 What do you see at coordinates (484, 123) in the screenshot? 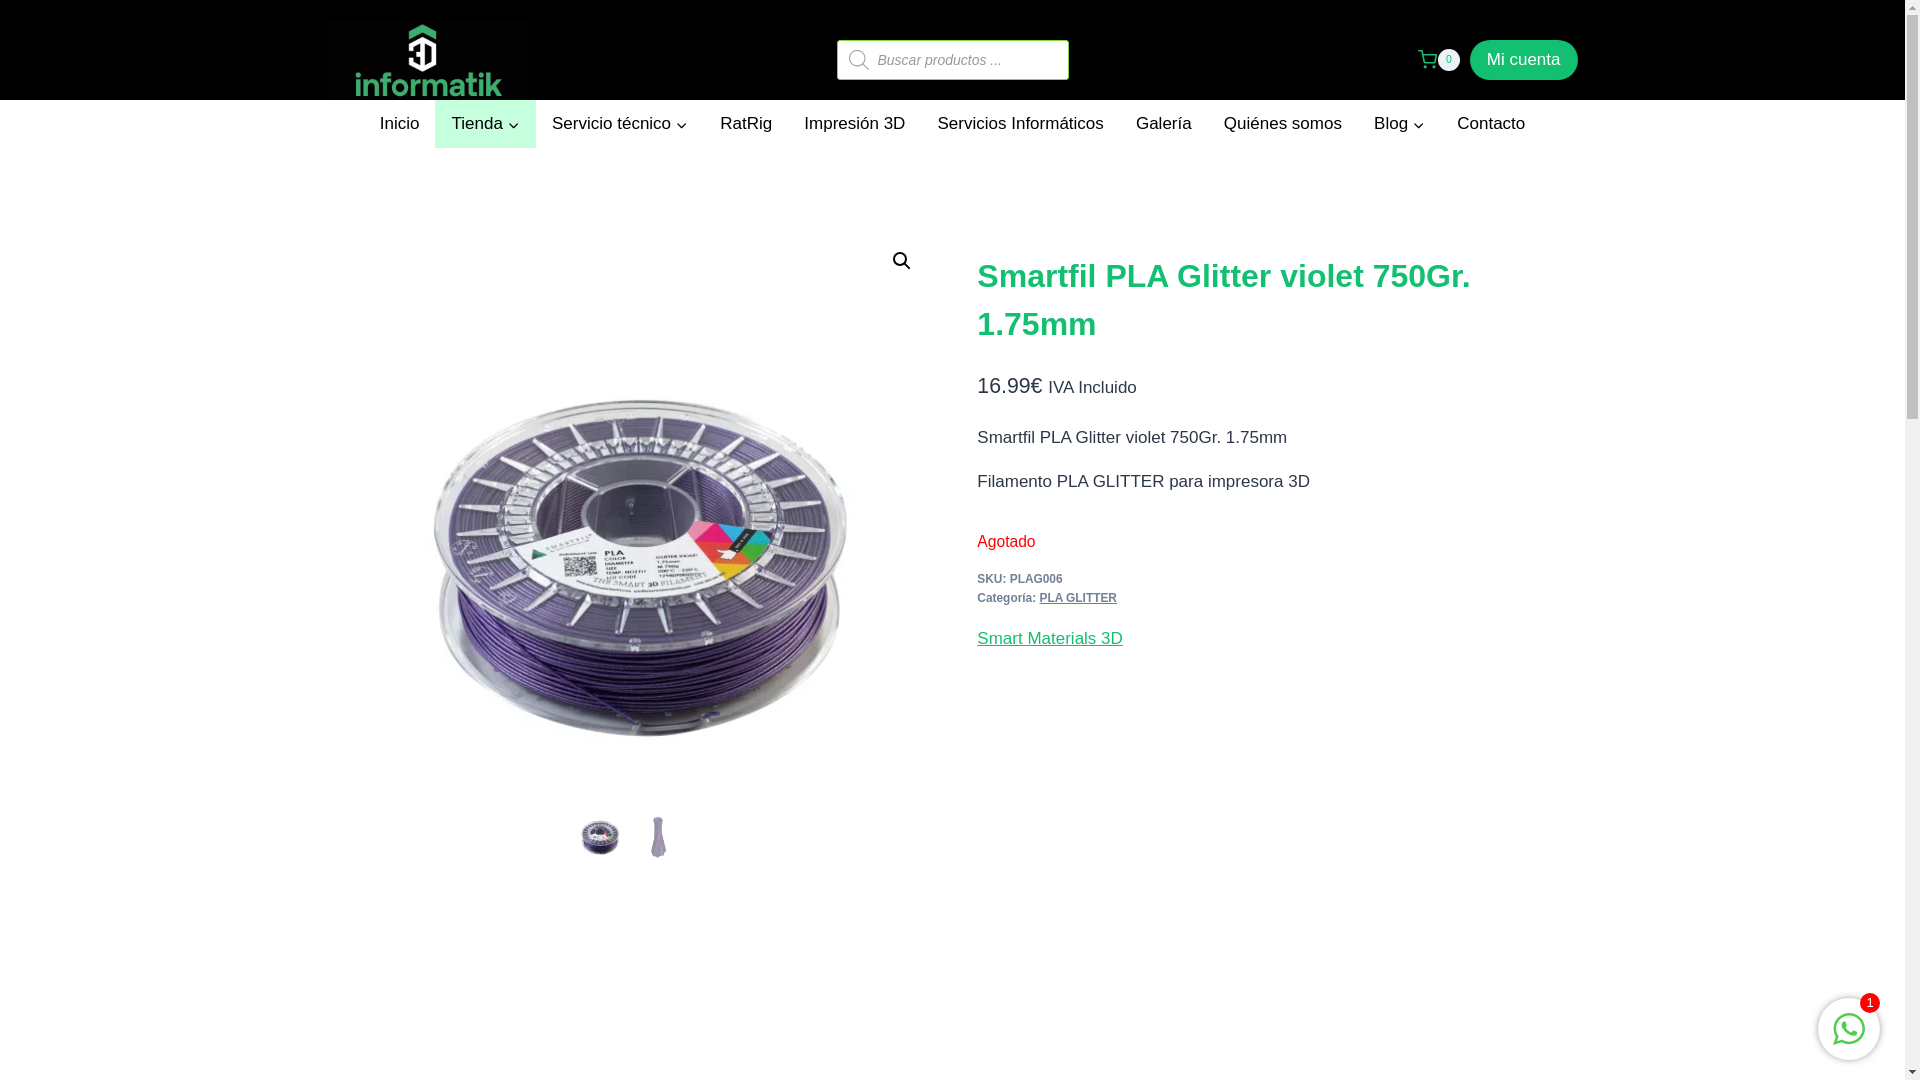
I see `'Tienda'` at bounding box center [484, 123].